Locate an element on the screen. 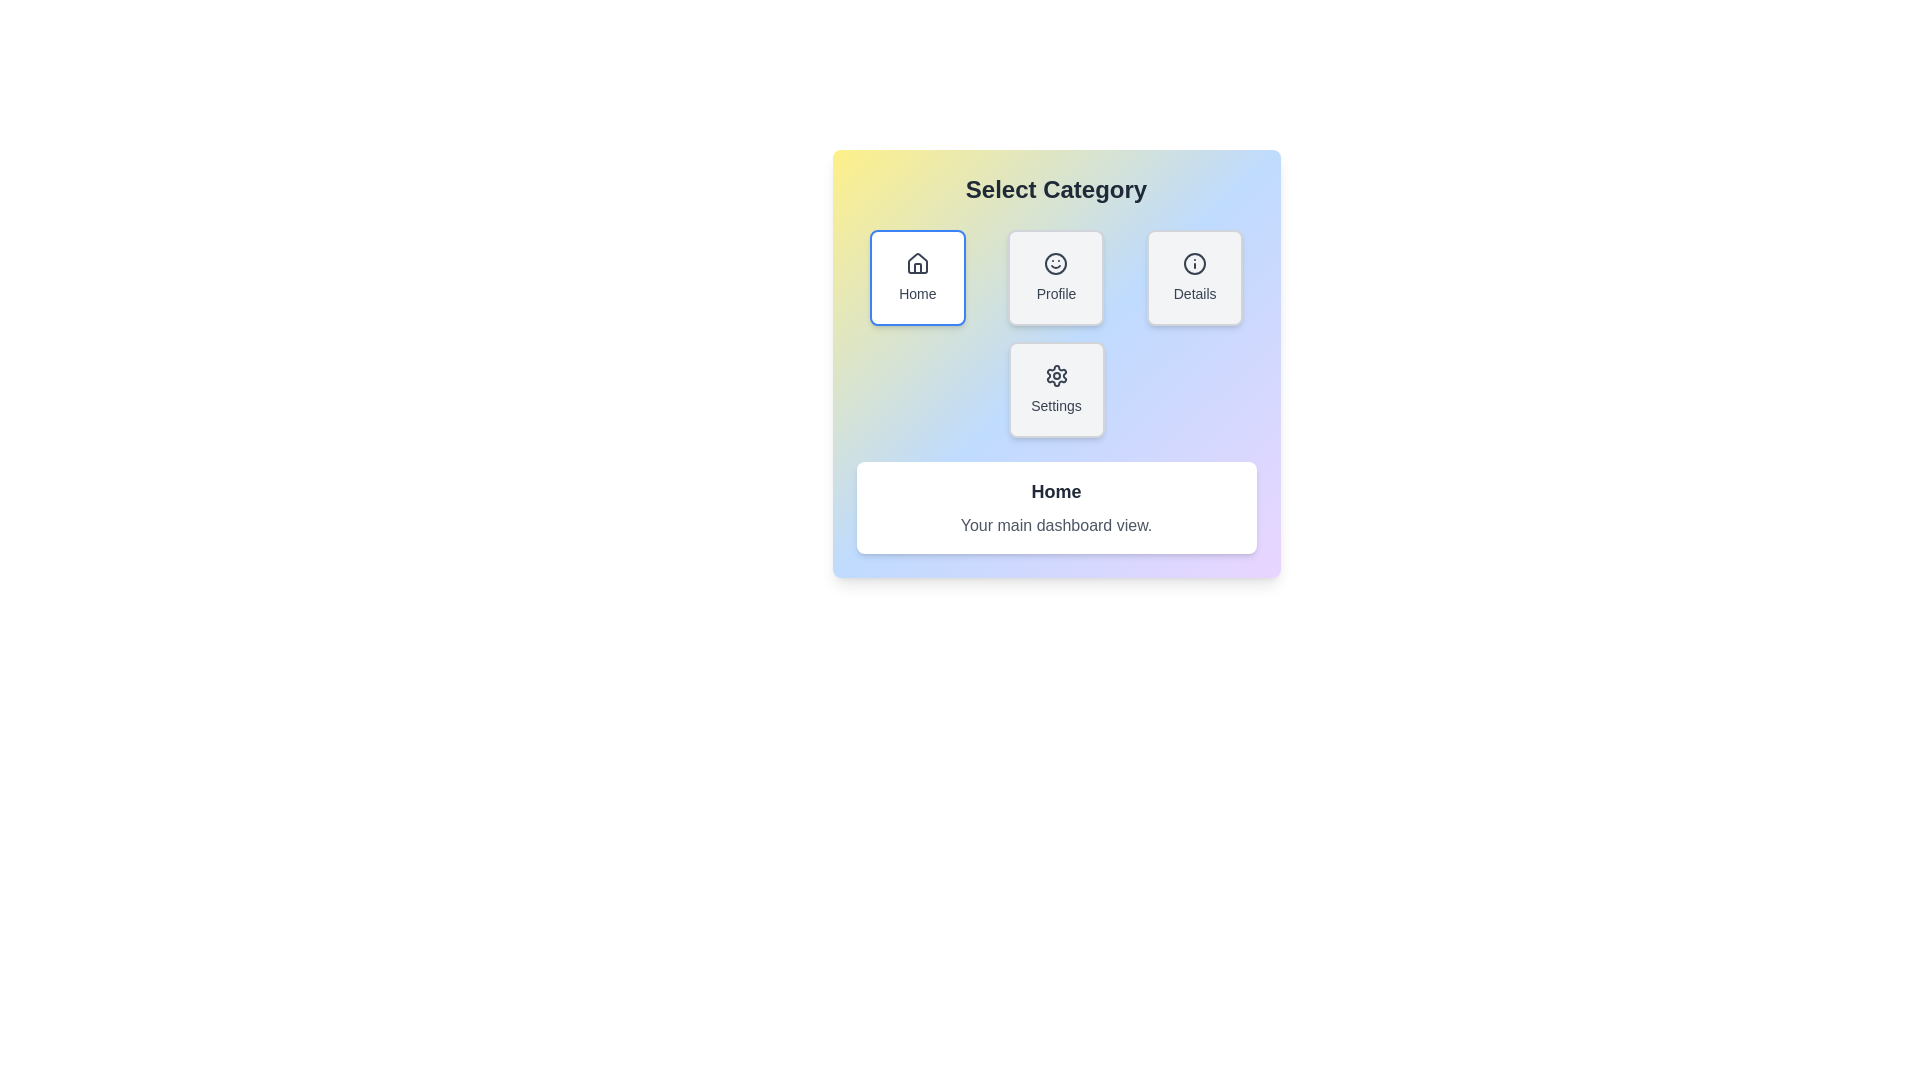 Image resolution: width=1920 pixels, height=1080 pixels. the circular icon resembling a smiling face, which is part of the 'Profile' button located in the top row of a 2x2 grid, specifically the second button from the left is located at coordinates (1055, 262).